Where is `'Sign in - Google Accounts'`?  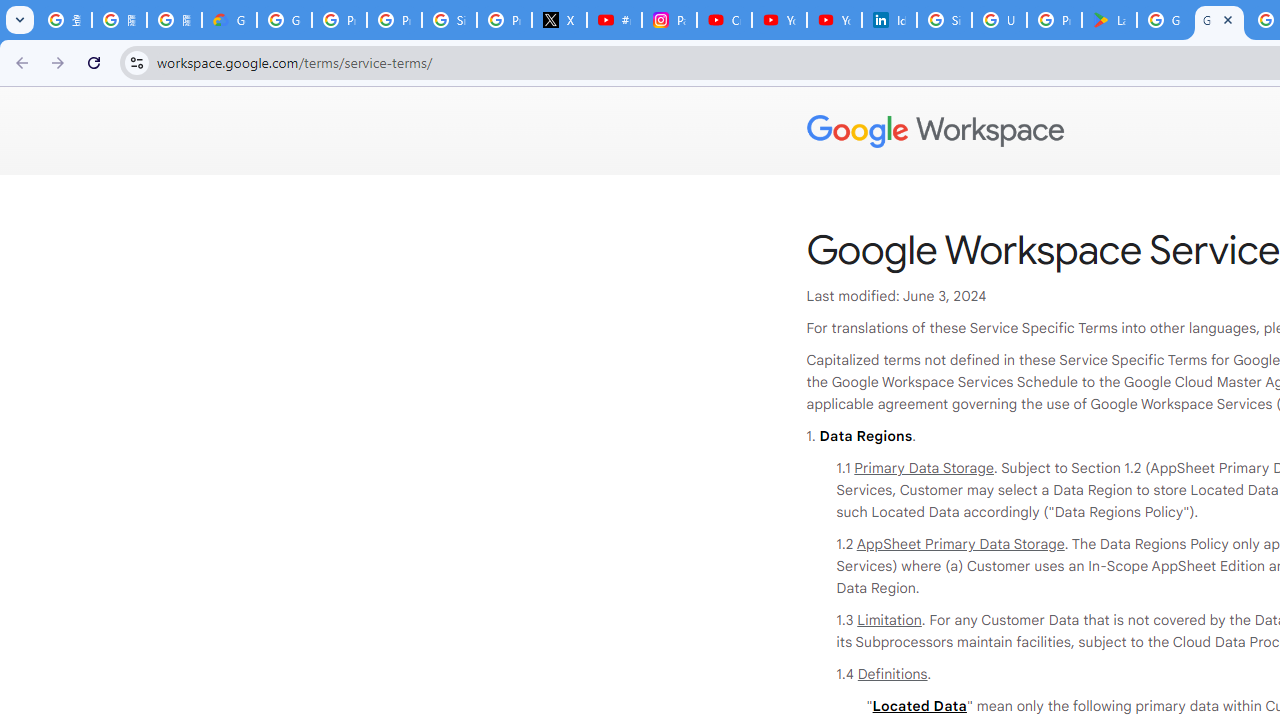 'Sign in - Google Accounts' is located at coordinates (943, 20).